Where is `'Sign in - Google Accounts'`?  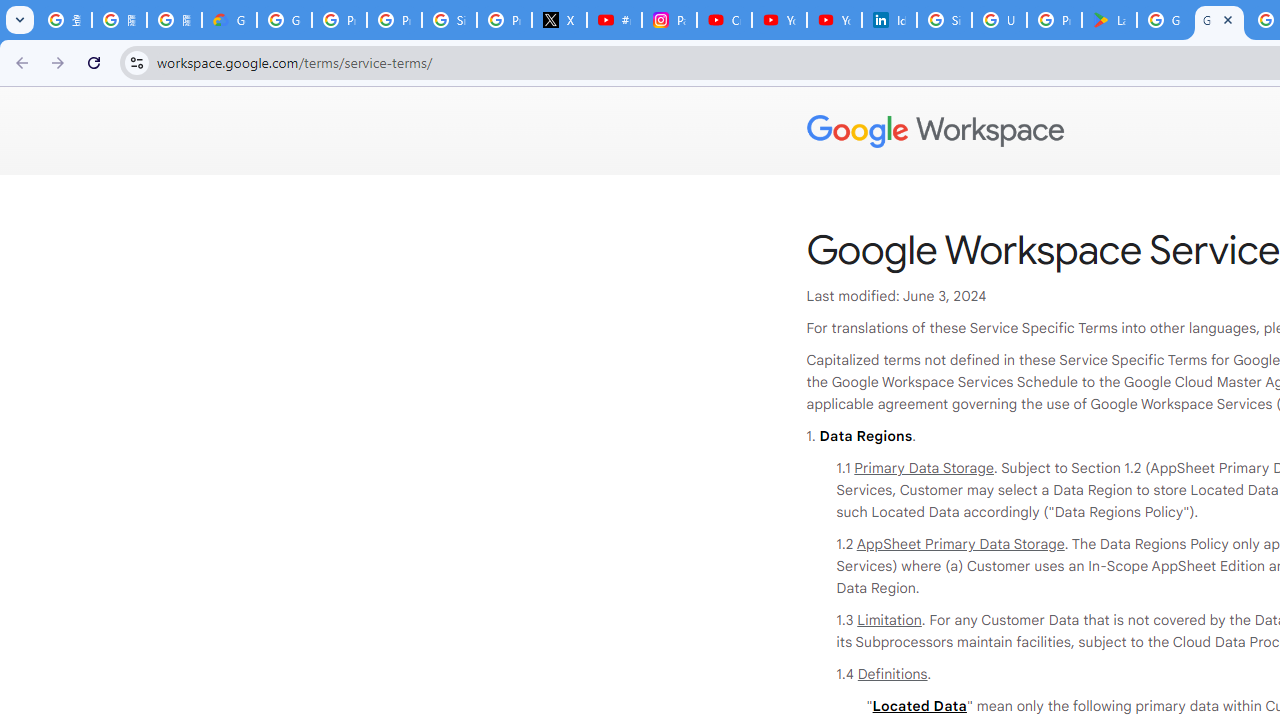 'Sign in - Google Accounts' is located at coordinates (943, 20).